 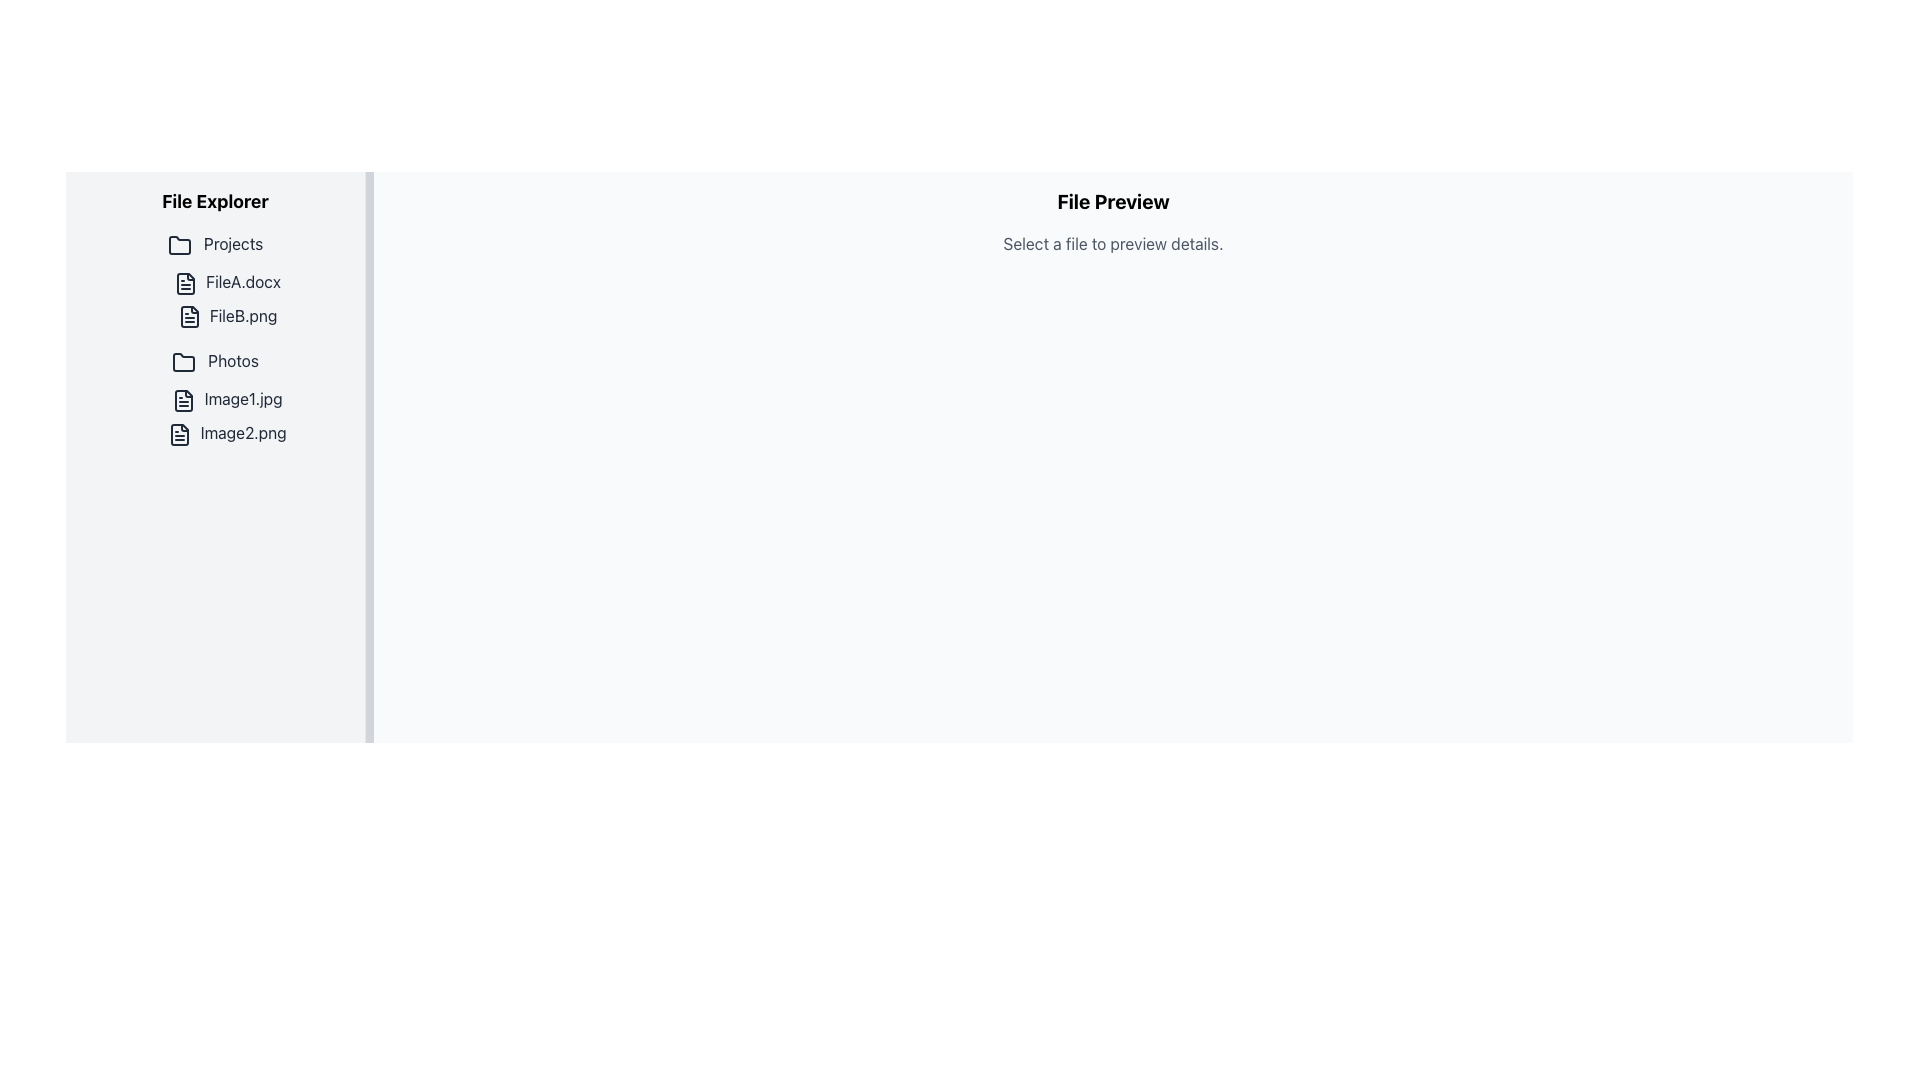 What do you see at coordinates (179, 244) in the screenshot?
I see `the 'Projects' folder icon in the left-hand panel of the file explorer` at bounding box center [179, 244].